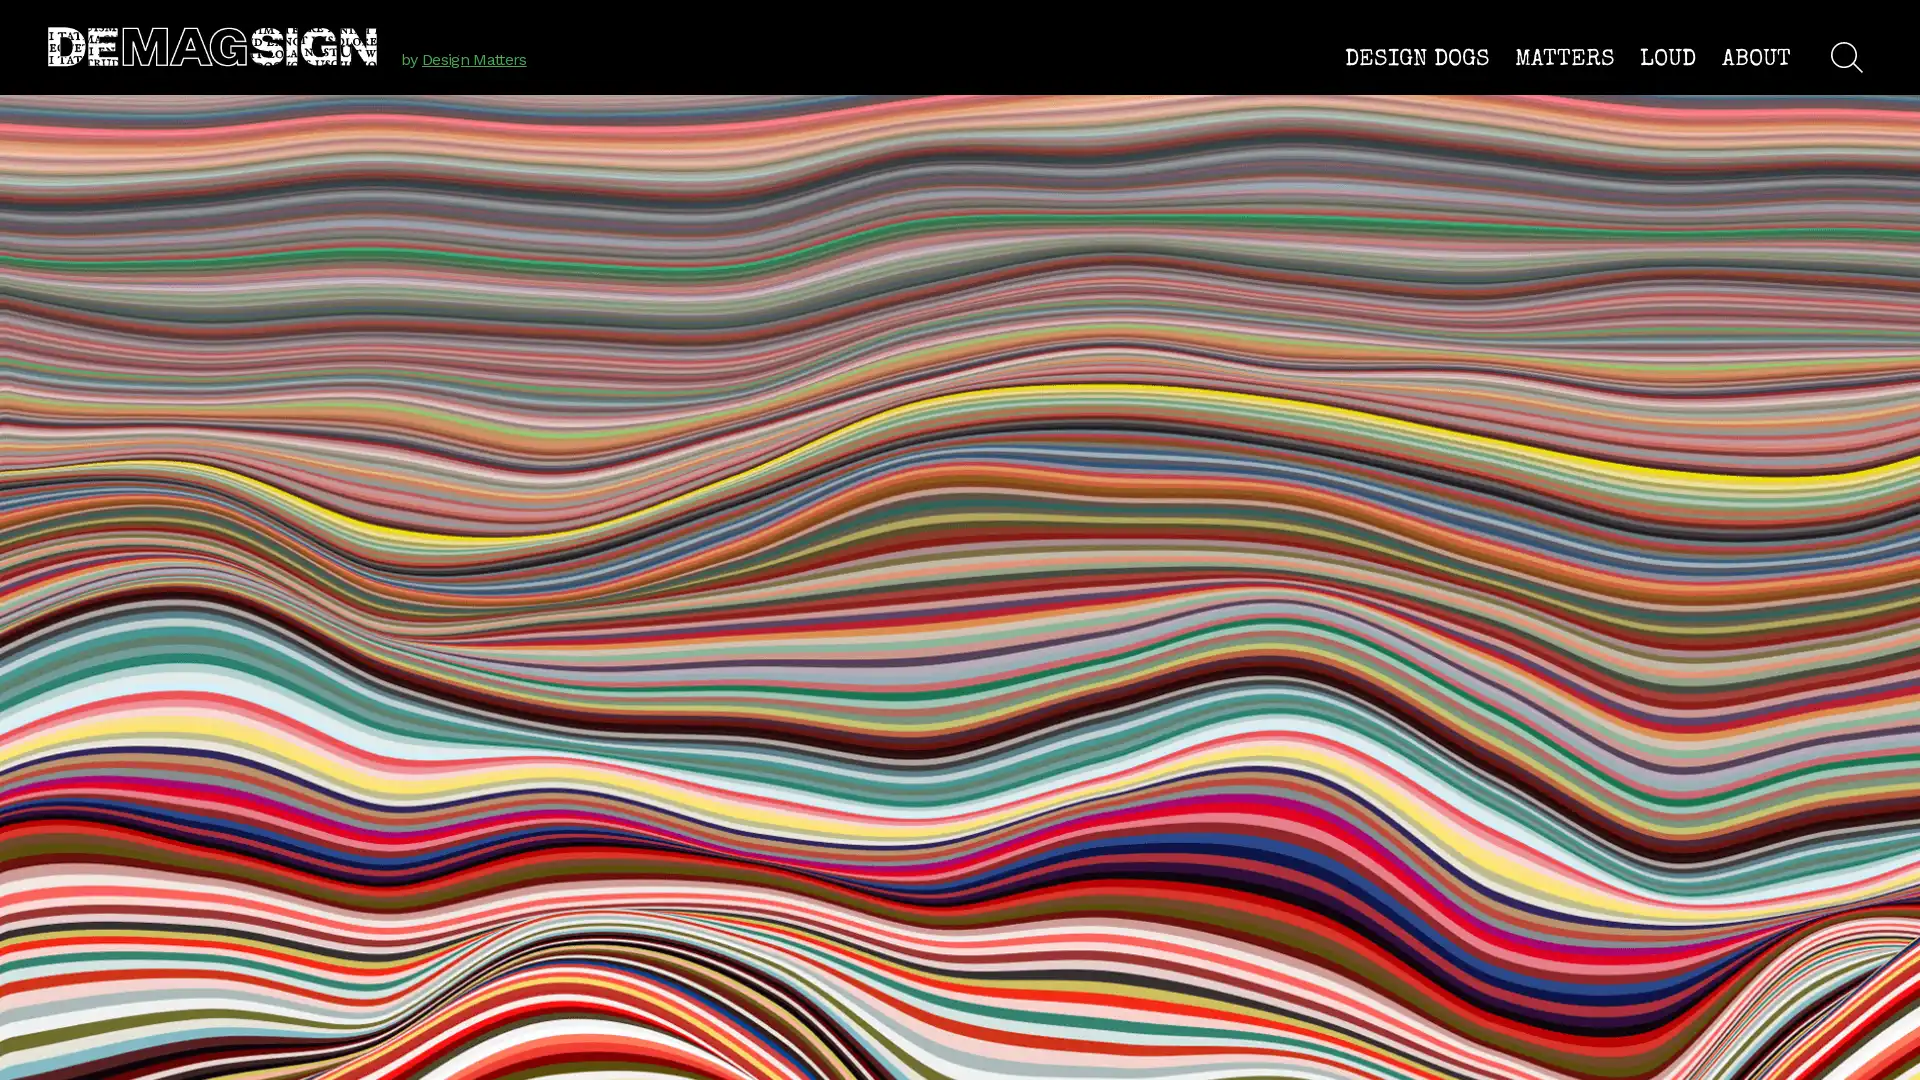 This screenshot has height=1080, width=1920. I want to click on Search, so click(1846, 56).